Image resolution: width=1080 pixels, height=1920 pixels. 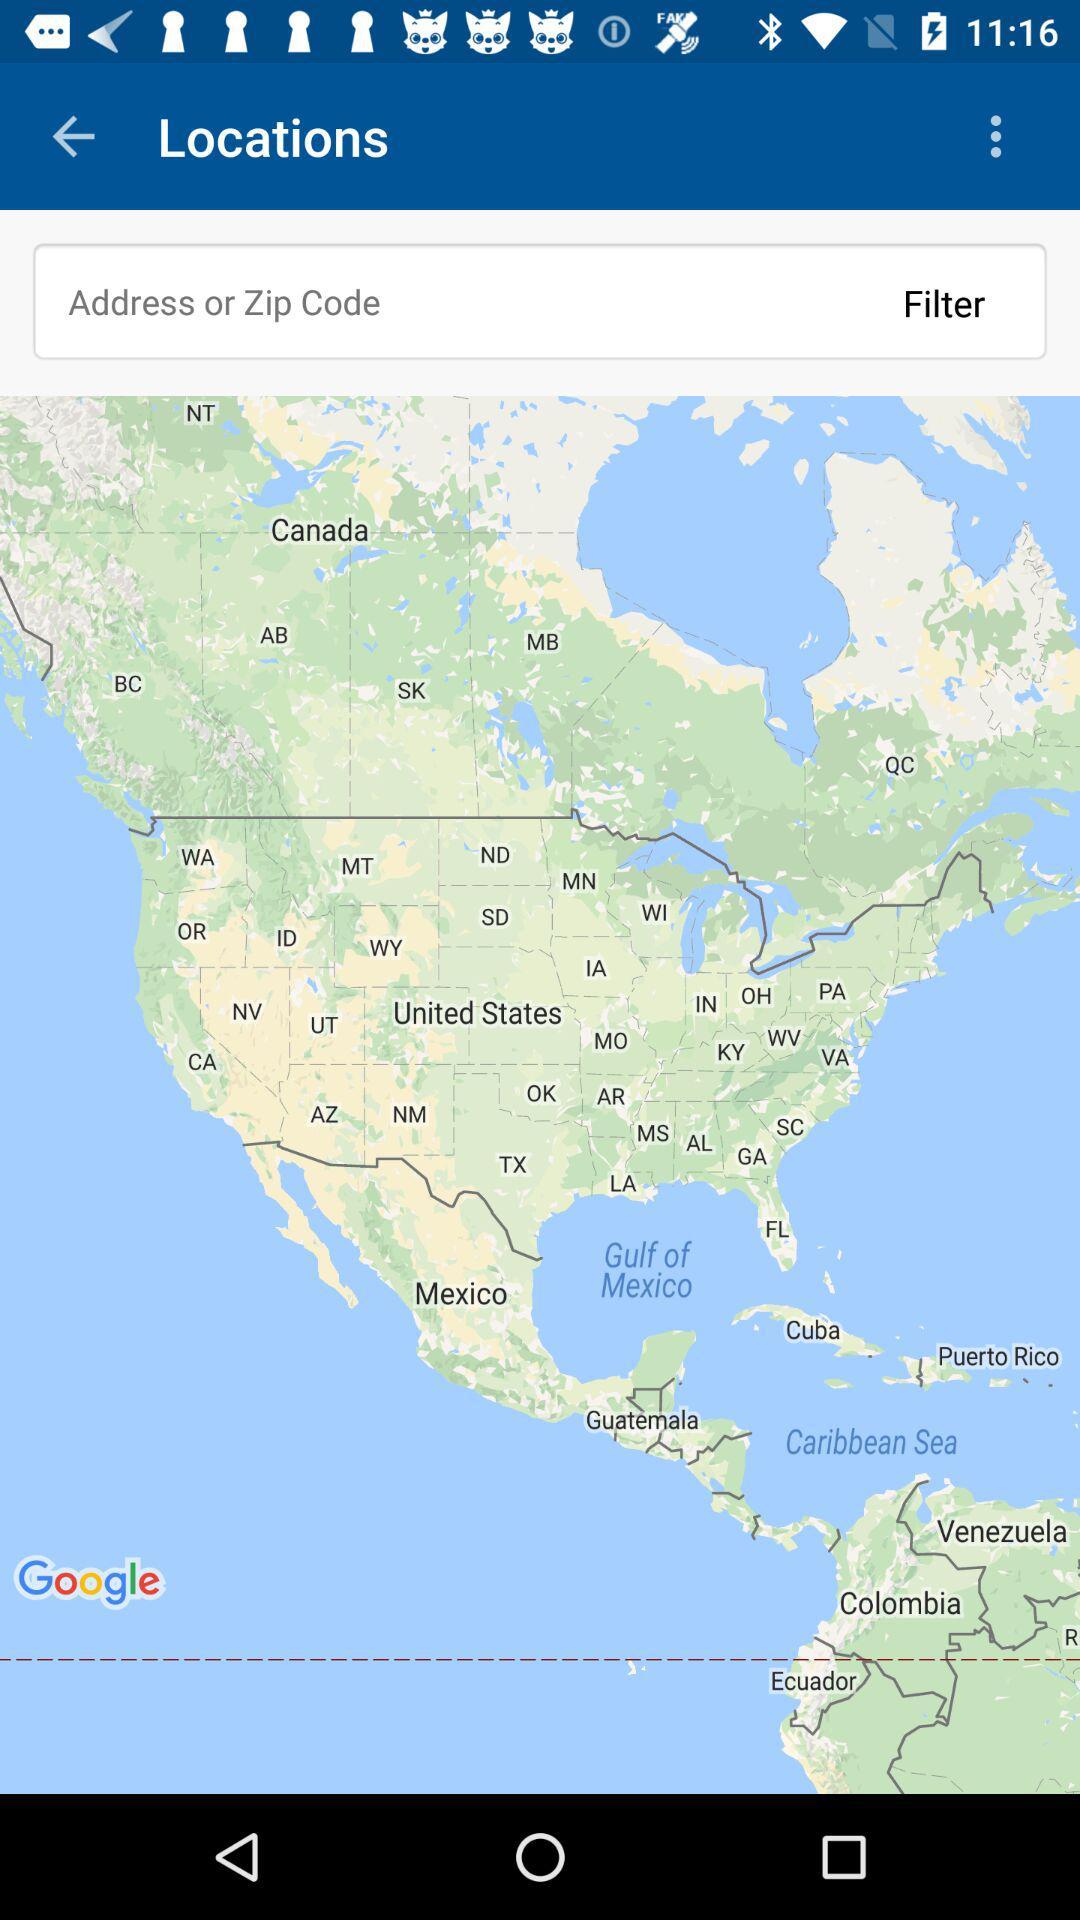 What do you see at coordinates (540, 1093) in the screenshot?
I see `app below filter item` at bounding box center [540, 1093].